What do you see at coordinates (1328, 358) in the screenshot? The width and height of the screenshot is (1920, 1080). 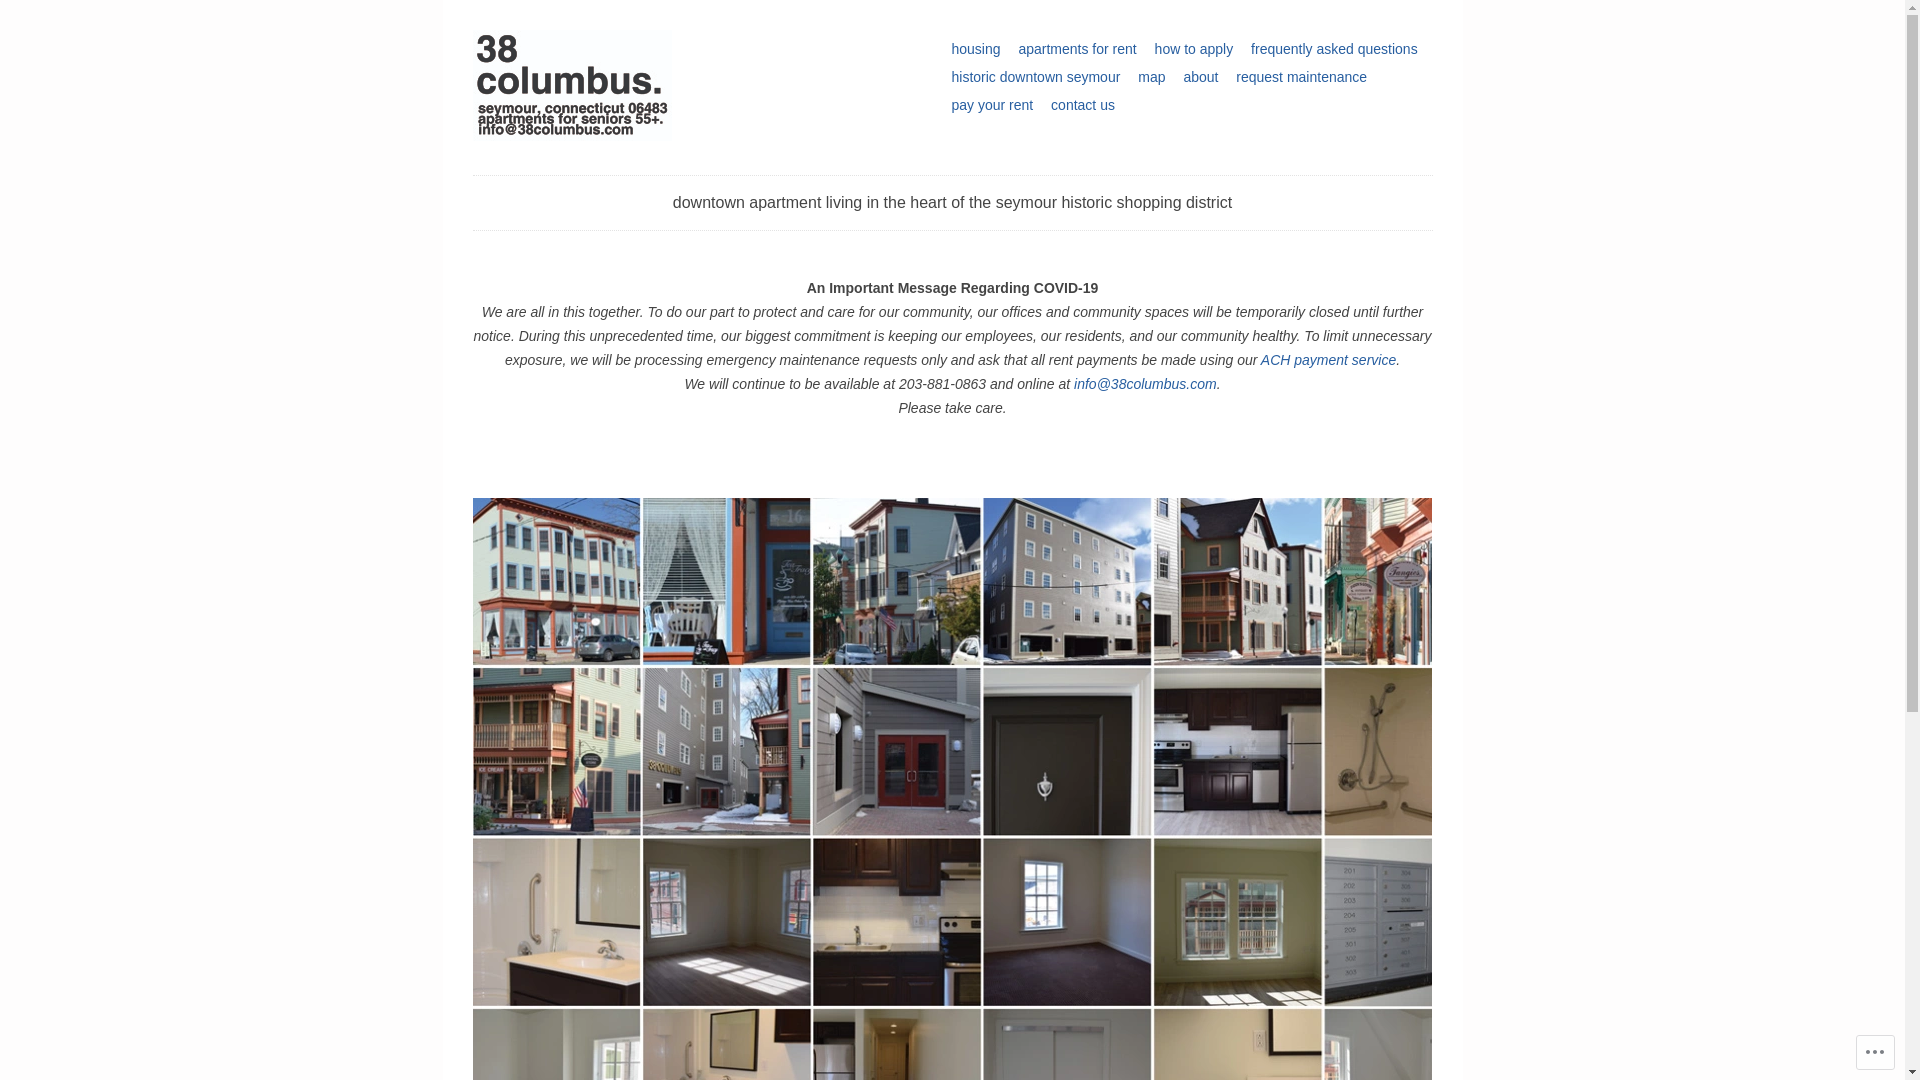 I see `'ACH payment service'` at bounding box center [1328, 358].